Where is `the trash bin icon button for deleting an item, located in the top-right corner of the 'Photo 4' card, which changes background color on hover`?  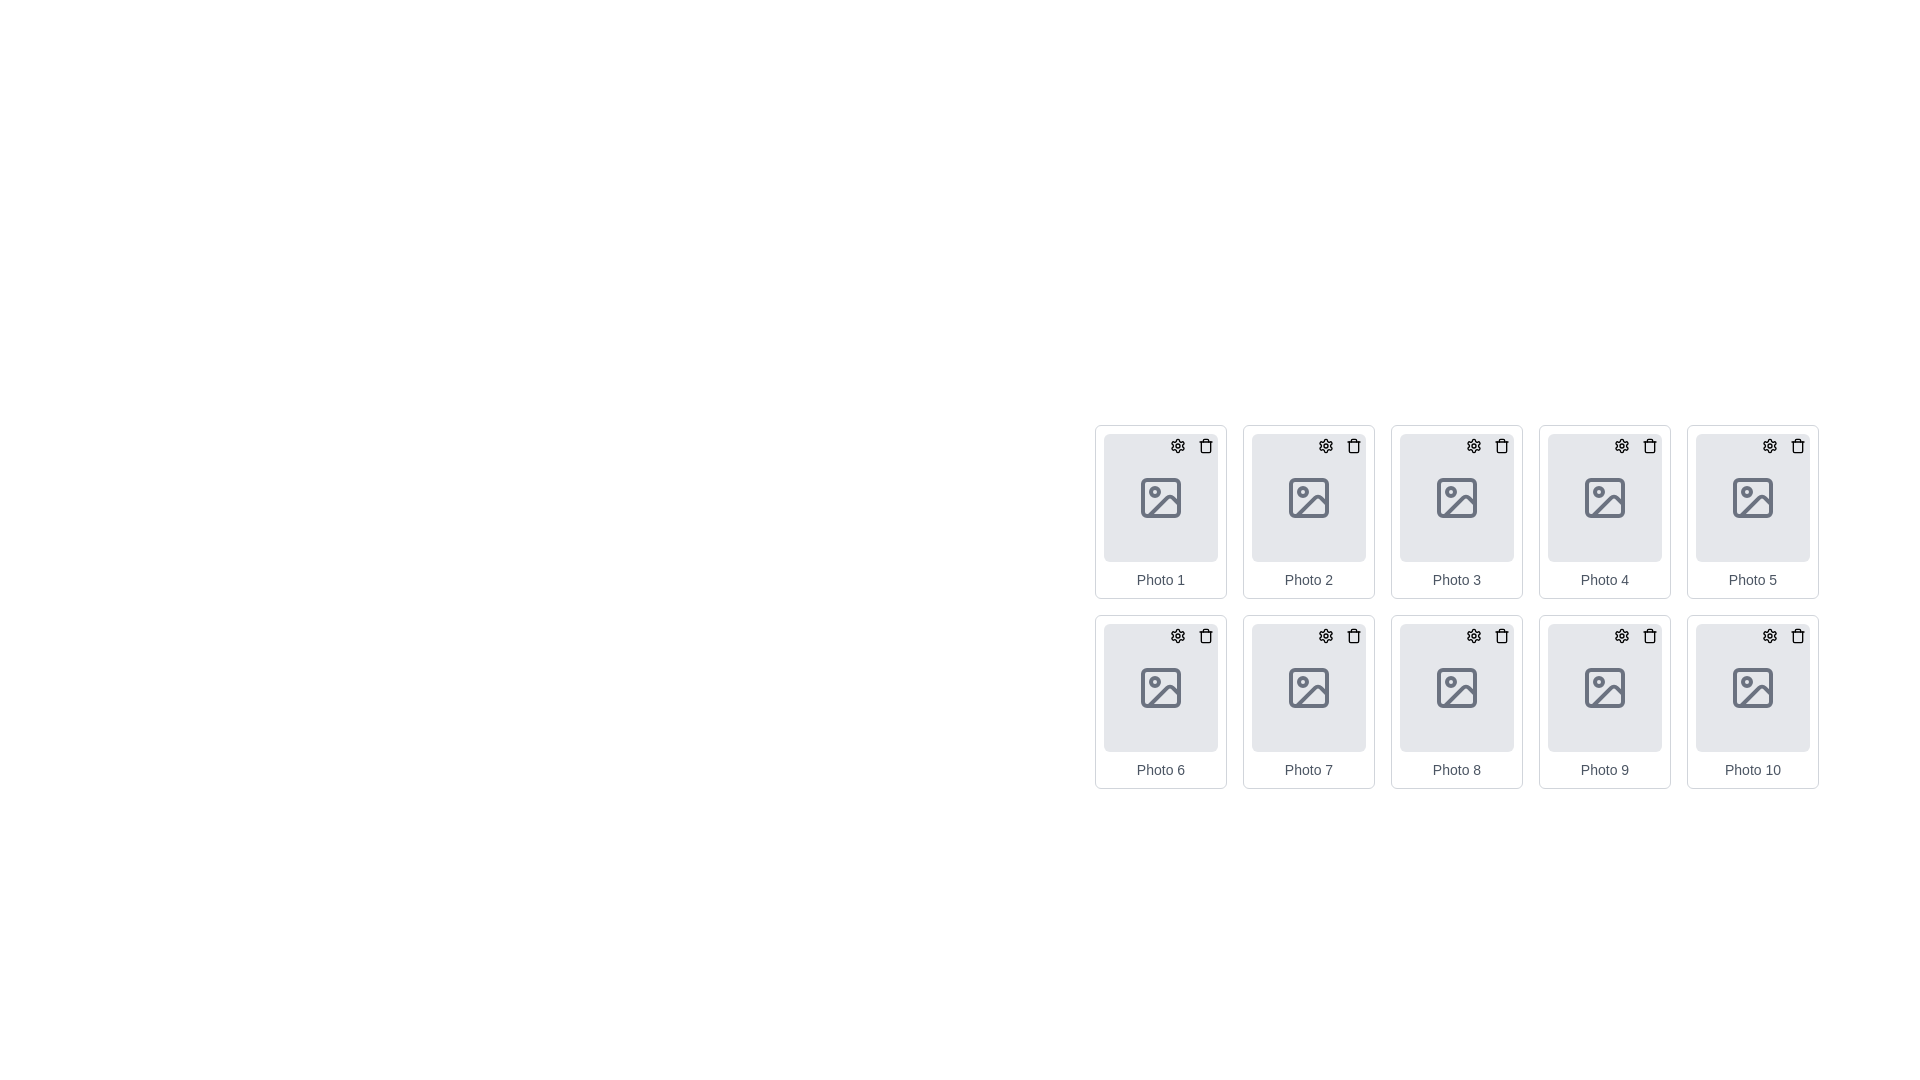 the trash bin icon button for deleting an item, located in the top-right corner of the 'Photo 4' card, which changes background color on hover is located at coordinates (1650, 445).